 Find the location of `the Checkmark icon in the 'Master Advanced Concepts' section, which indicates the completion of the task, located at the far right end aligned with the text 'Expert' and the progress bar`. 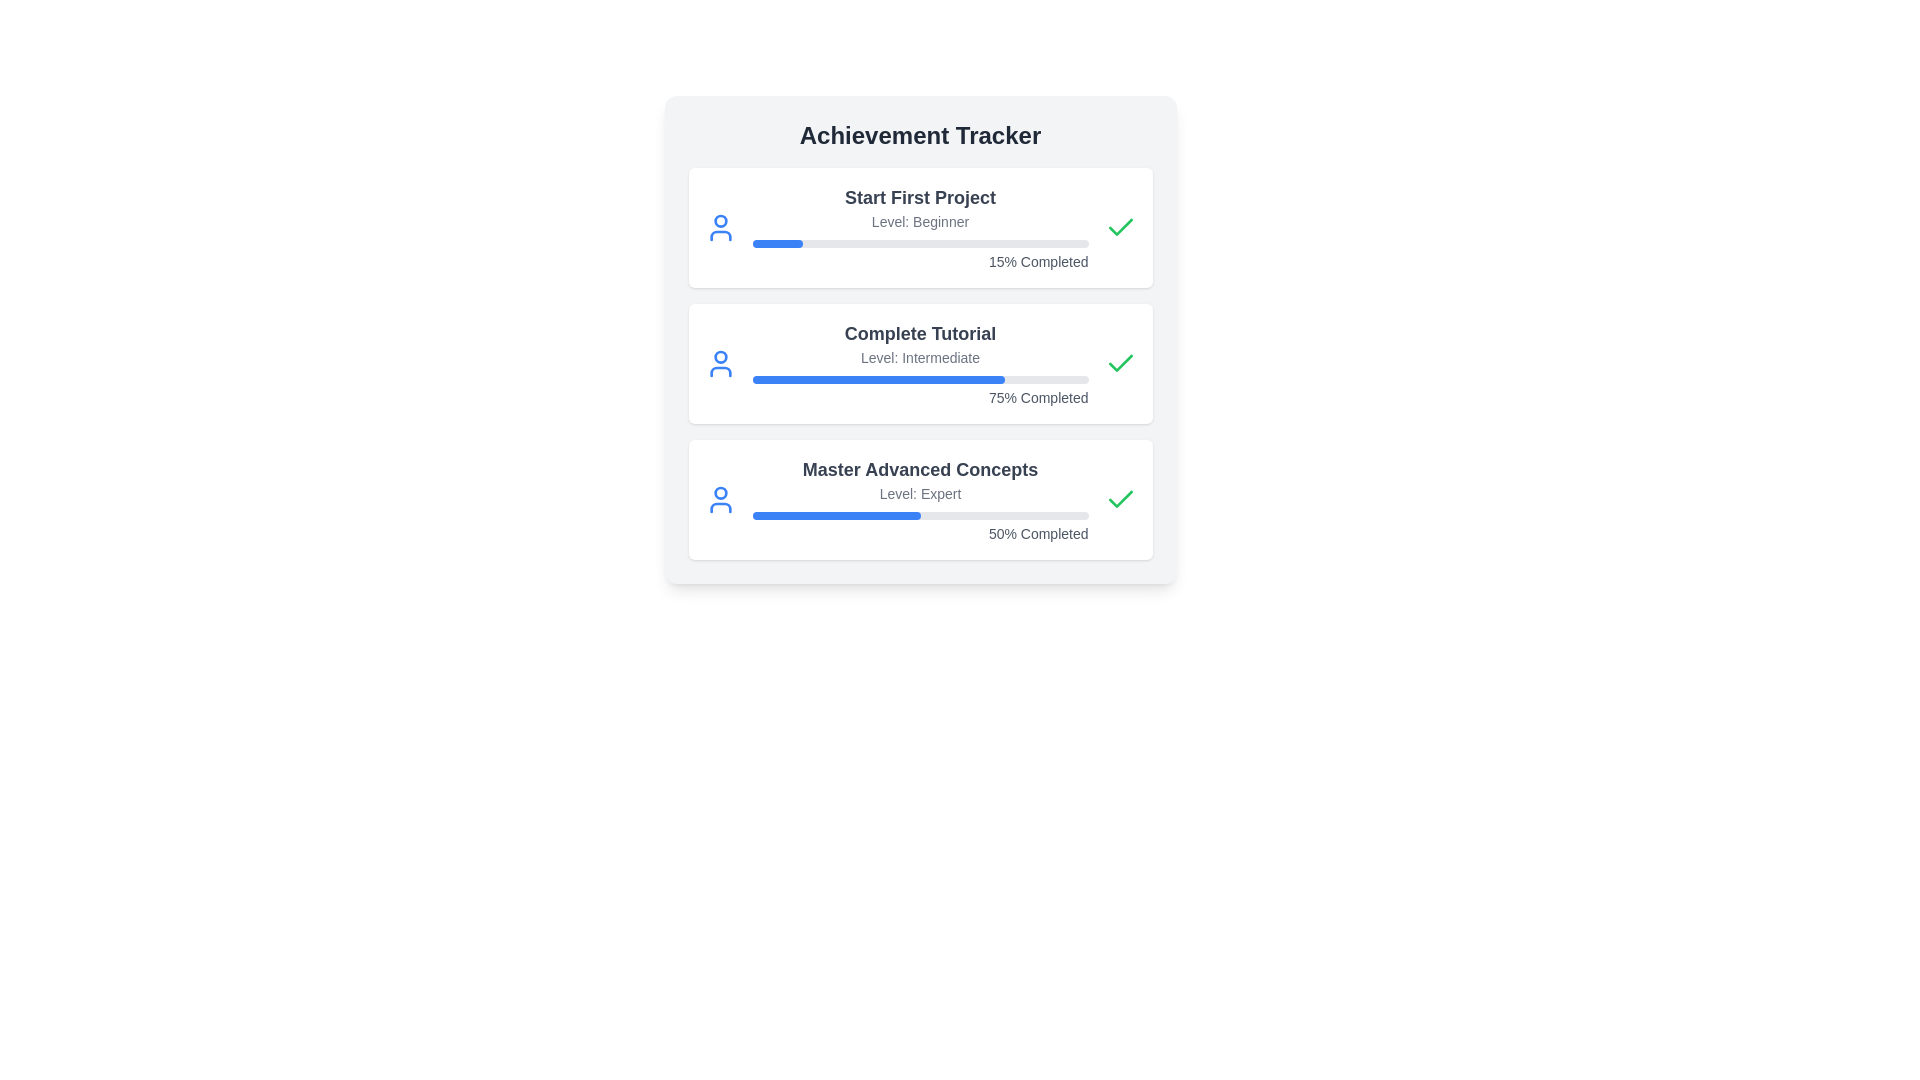

the Checkmark icon in the 'Master Advanced Concepts' section, which indicates the completion of the task, located at the far right end aligned with the text 'Expert' and the progress bar is located at coordinates (1120, 499).